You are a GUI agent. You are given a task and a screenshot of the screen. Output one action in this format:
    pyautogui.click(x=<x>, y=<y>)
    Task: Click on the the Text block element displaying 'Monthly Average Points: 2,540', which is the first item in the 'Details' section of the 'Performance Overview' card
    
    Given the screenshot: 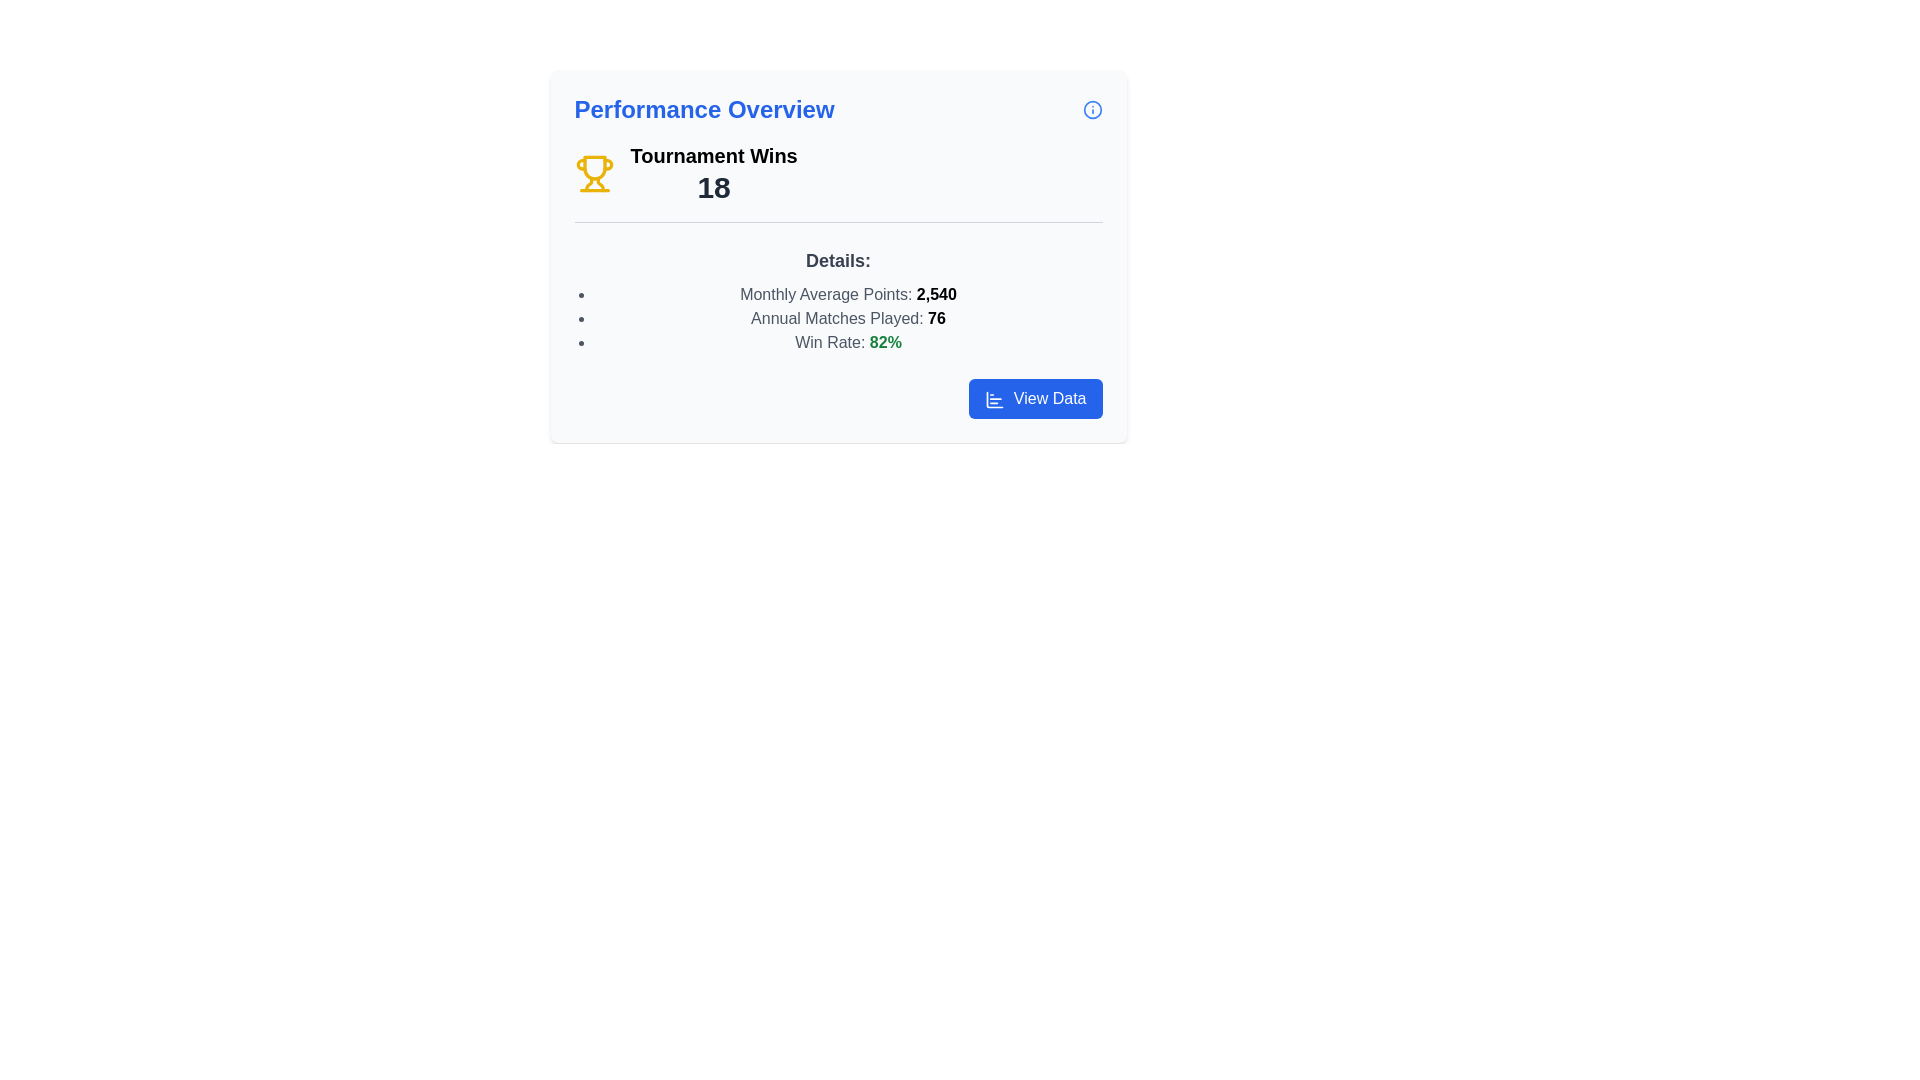 What is the action you would take?
    pyautogui.click(x=848, y=294)
    